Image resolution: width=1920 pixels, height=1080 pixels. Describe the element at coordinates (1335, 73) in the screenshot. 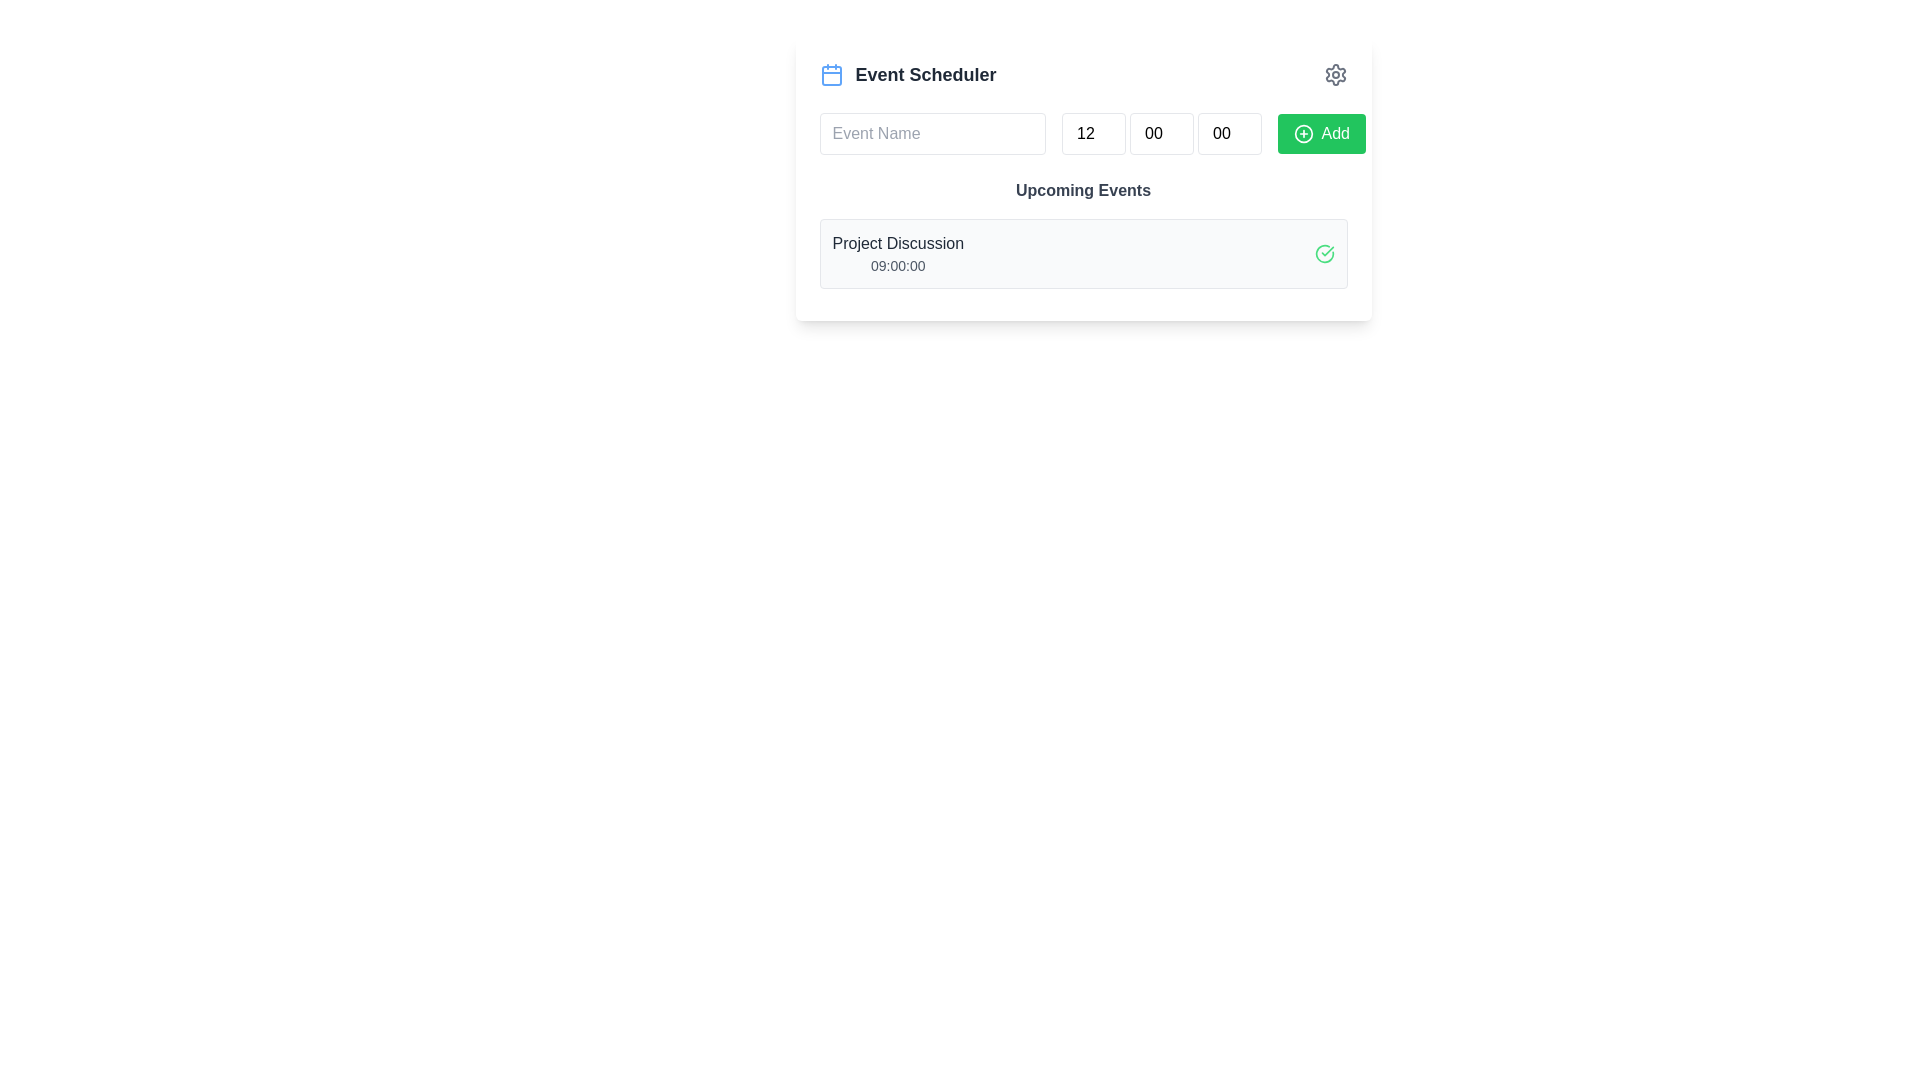

I see `the settings icon, which is a gray gear symbol located in the top-right corner of the 'Event Scheduler' interface` at that location.